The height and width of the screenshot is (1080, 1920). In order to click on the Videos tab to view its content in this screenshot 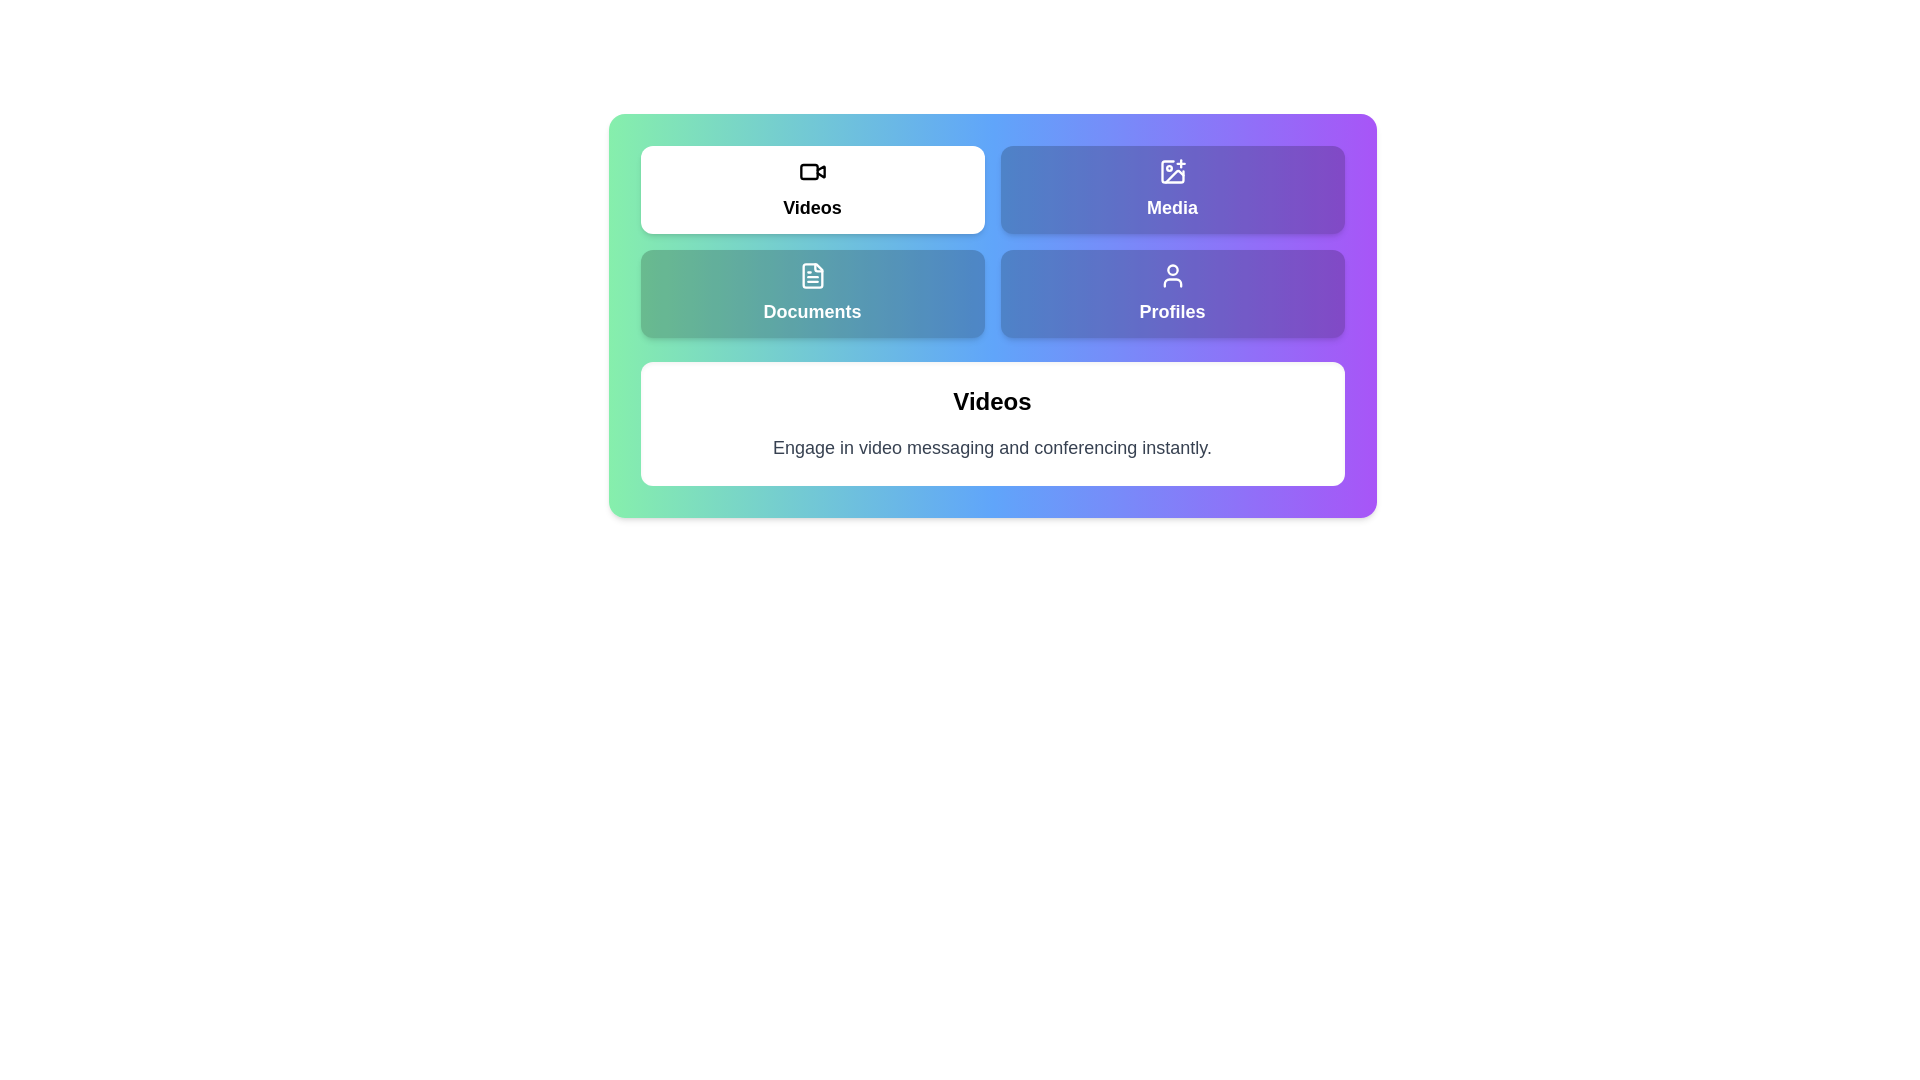, I will do `click(812, 189)`.